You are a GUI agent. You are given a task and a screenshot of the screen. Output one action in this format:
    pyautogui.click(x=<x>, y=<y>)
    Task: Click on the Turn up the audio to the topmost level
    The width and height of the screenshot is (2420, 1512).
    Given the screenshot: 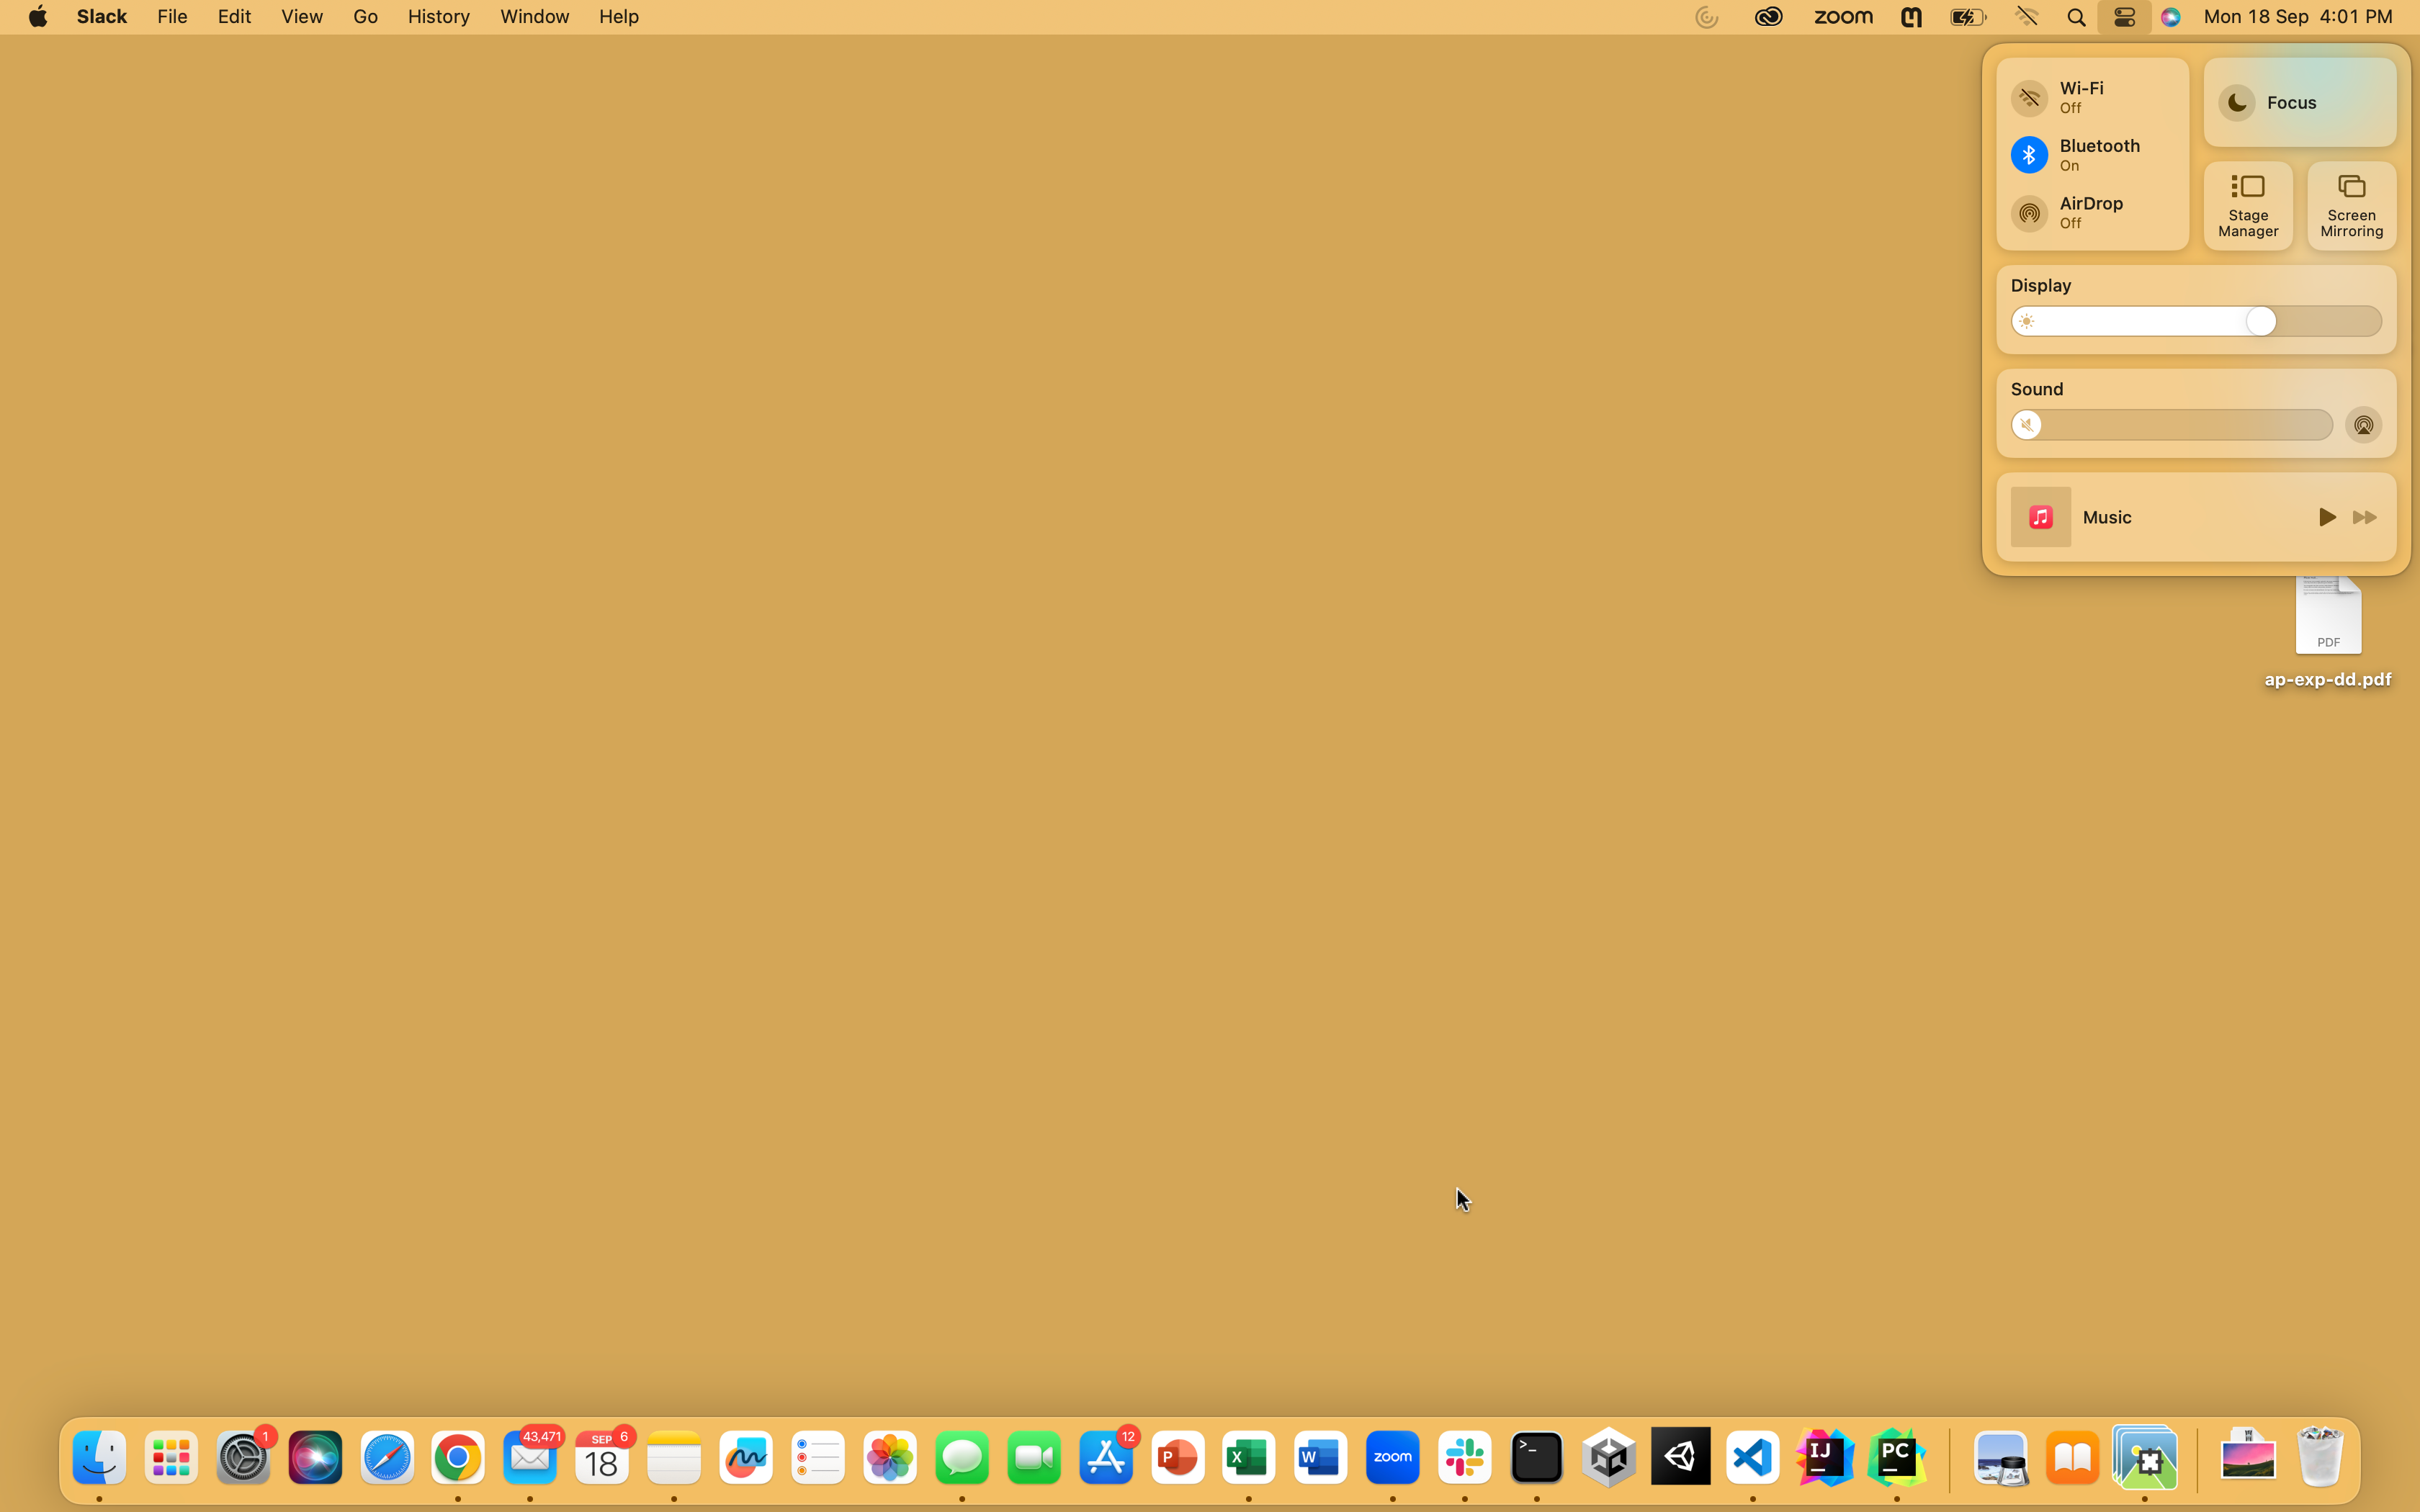 What is the action you would take?
    pyautogui.click(x=2310, y=421)
    